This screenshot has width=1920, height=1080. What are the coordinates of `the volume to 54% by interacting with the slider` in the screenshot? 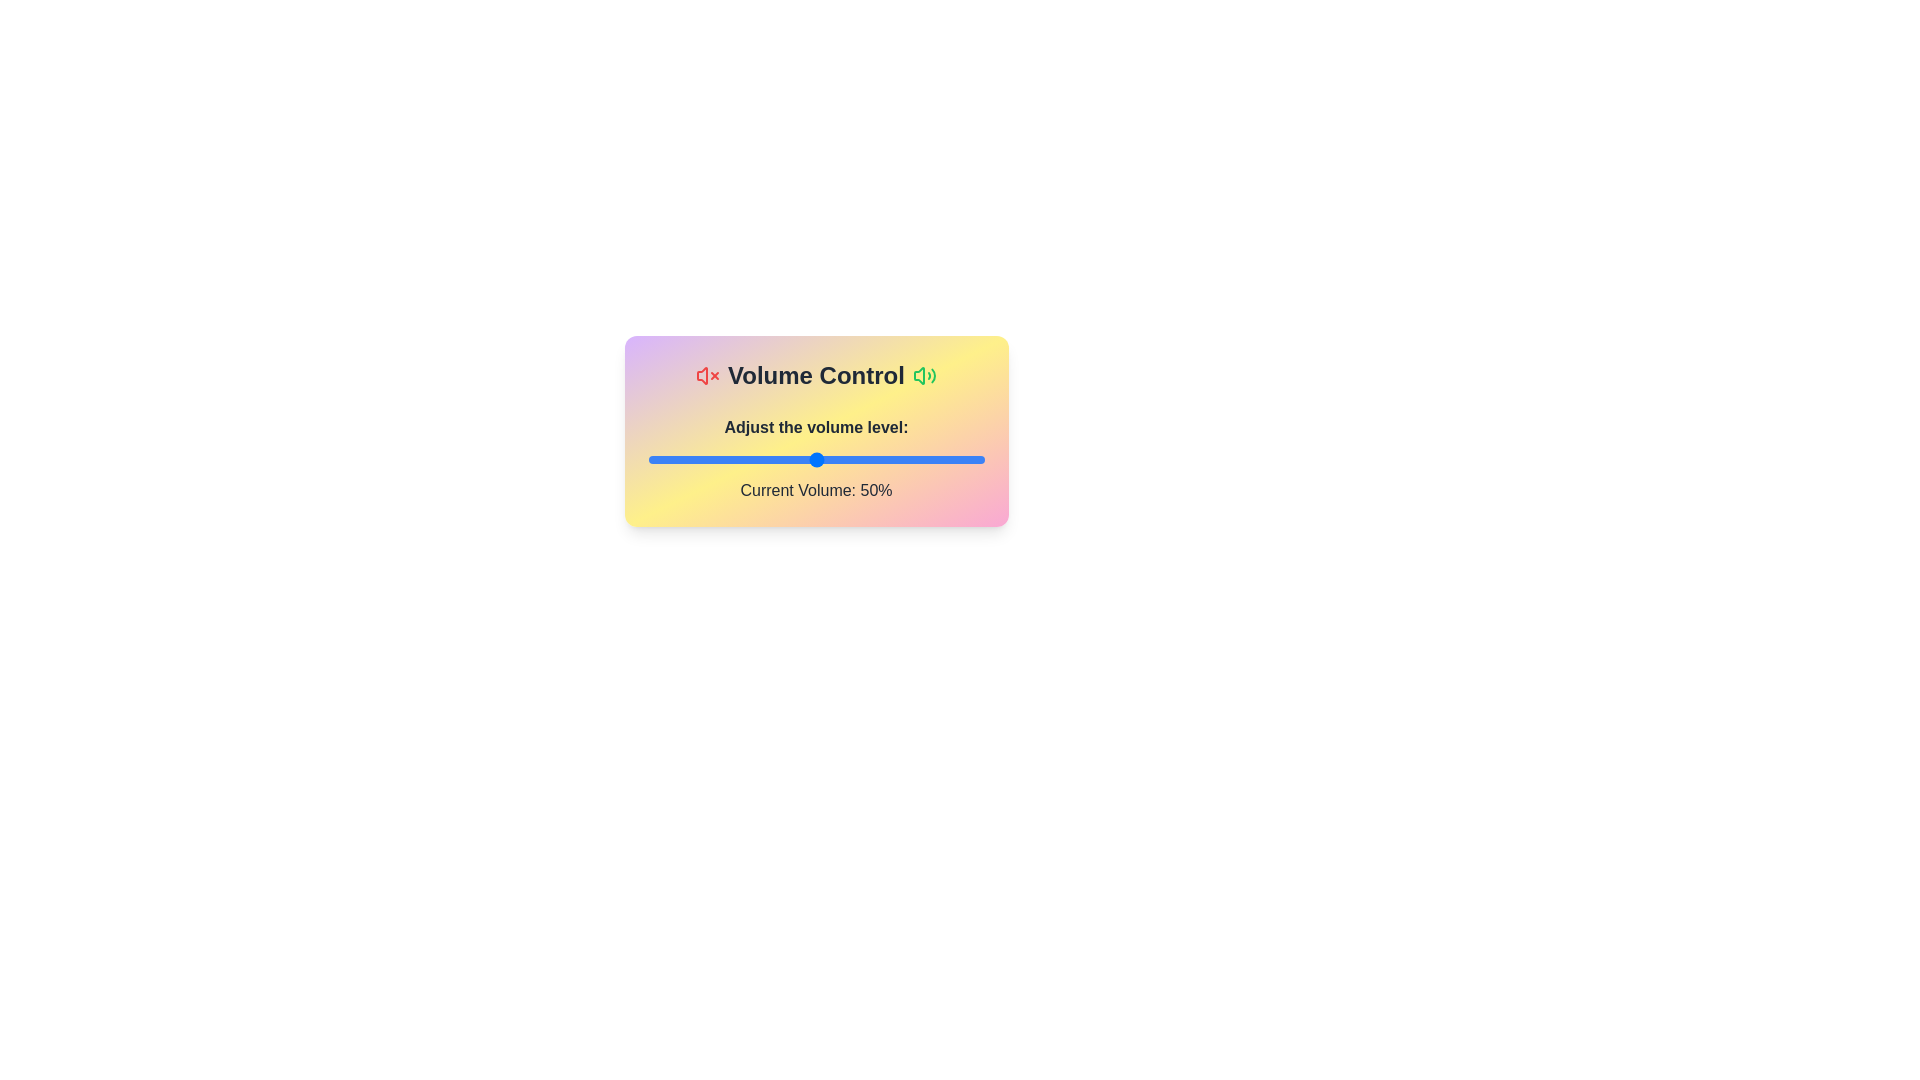 It's located at (830, 459).